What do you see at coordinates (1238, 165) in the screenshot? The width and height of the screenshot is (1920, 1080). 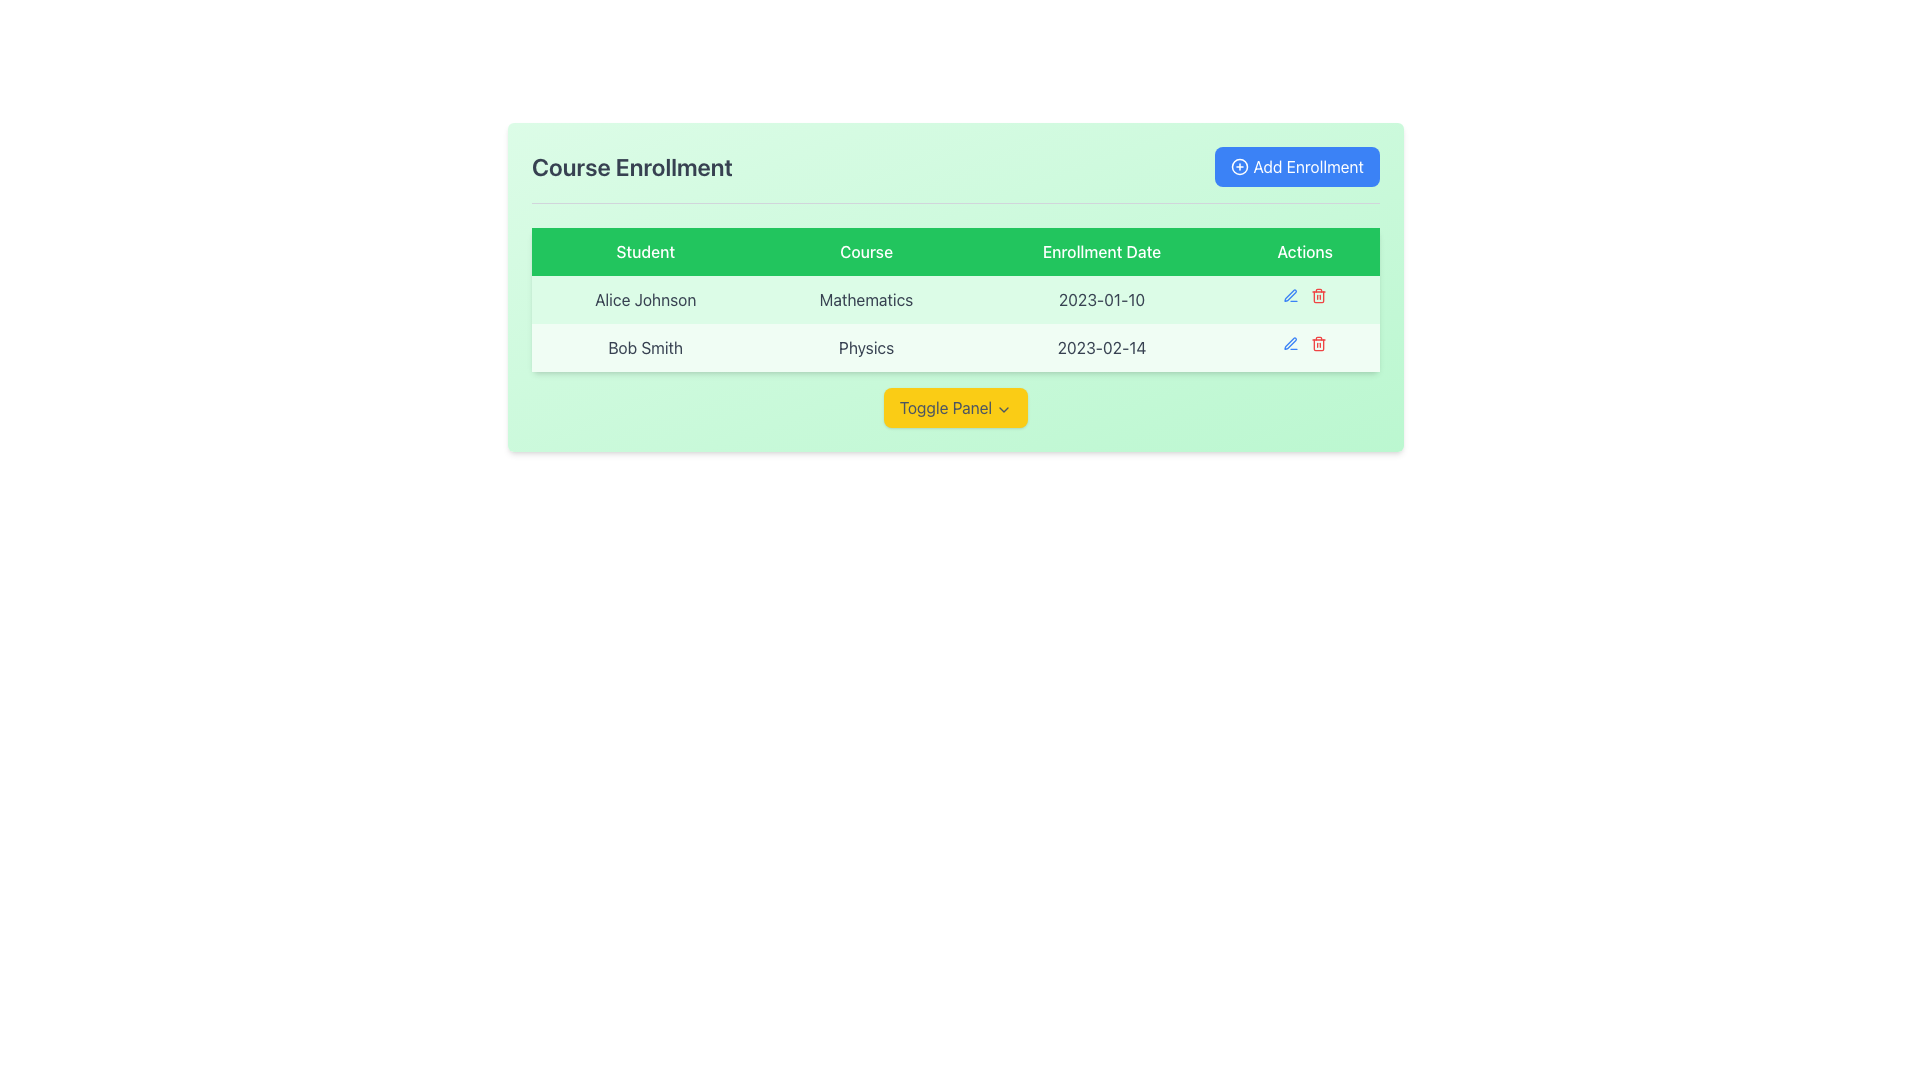 I see `the icon representing the 'Add Enrollment' button, which is located at the leftmost part of the button near the label text 'Add Enrollment'` at bounding box center [1238, 165].